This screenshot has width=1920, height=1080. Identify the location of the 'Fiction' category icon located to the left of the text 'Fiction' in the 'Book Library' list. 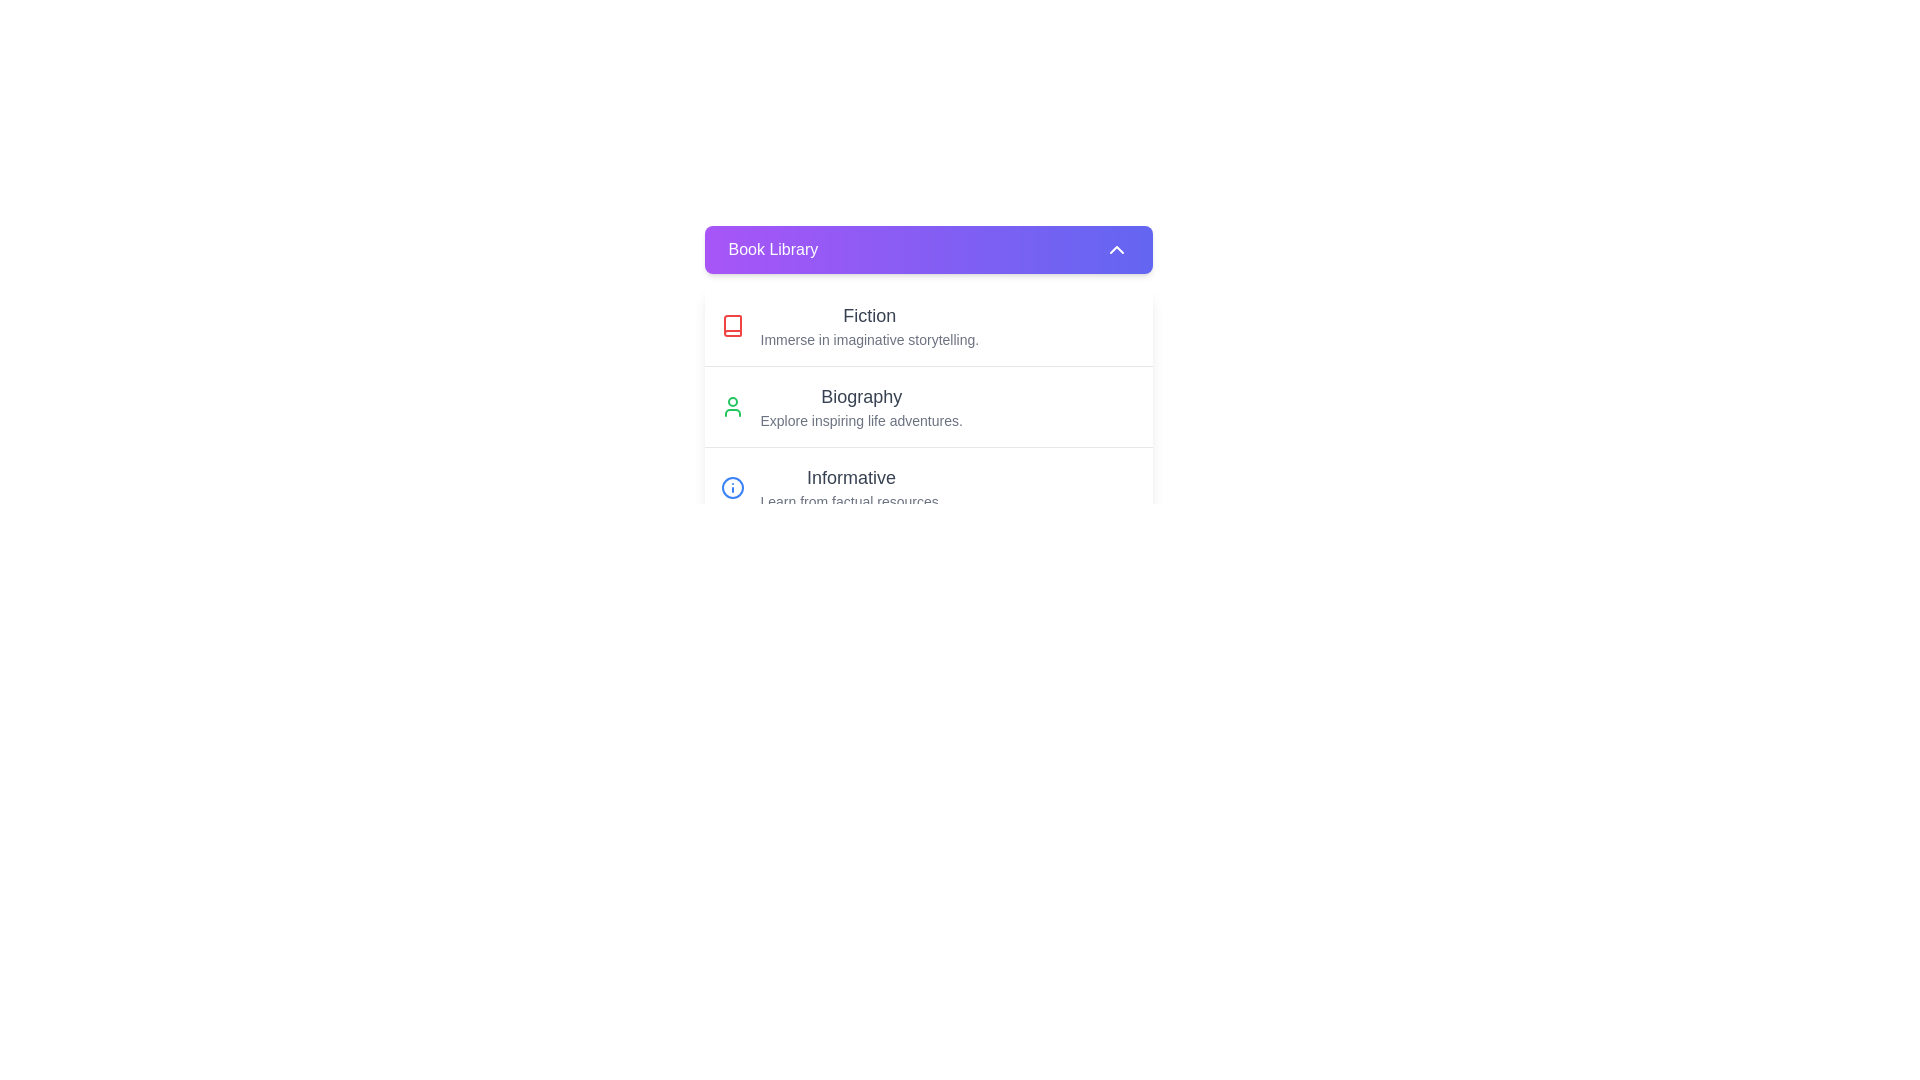
(731, 325).